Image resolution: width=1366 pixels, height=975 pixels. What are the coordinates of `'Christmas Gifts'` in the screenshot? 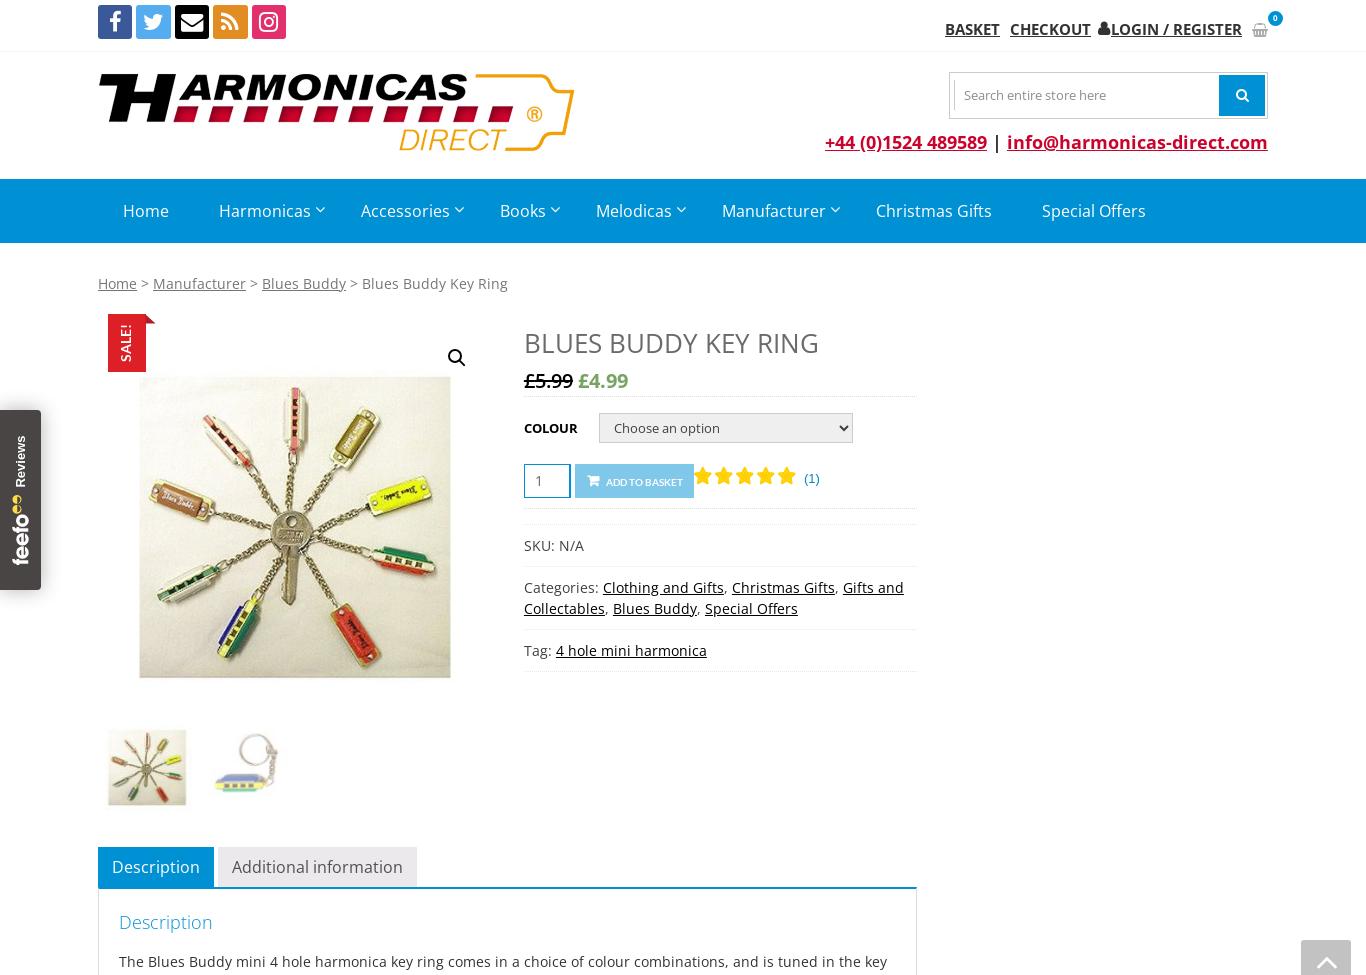 It's located at (782, 586).